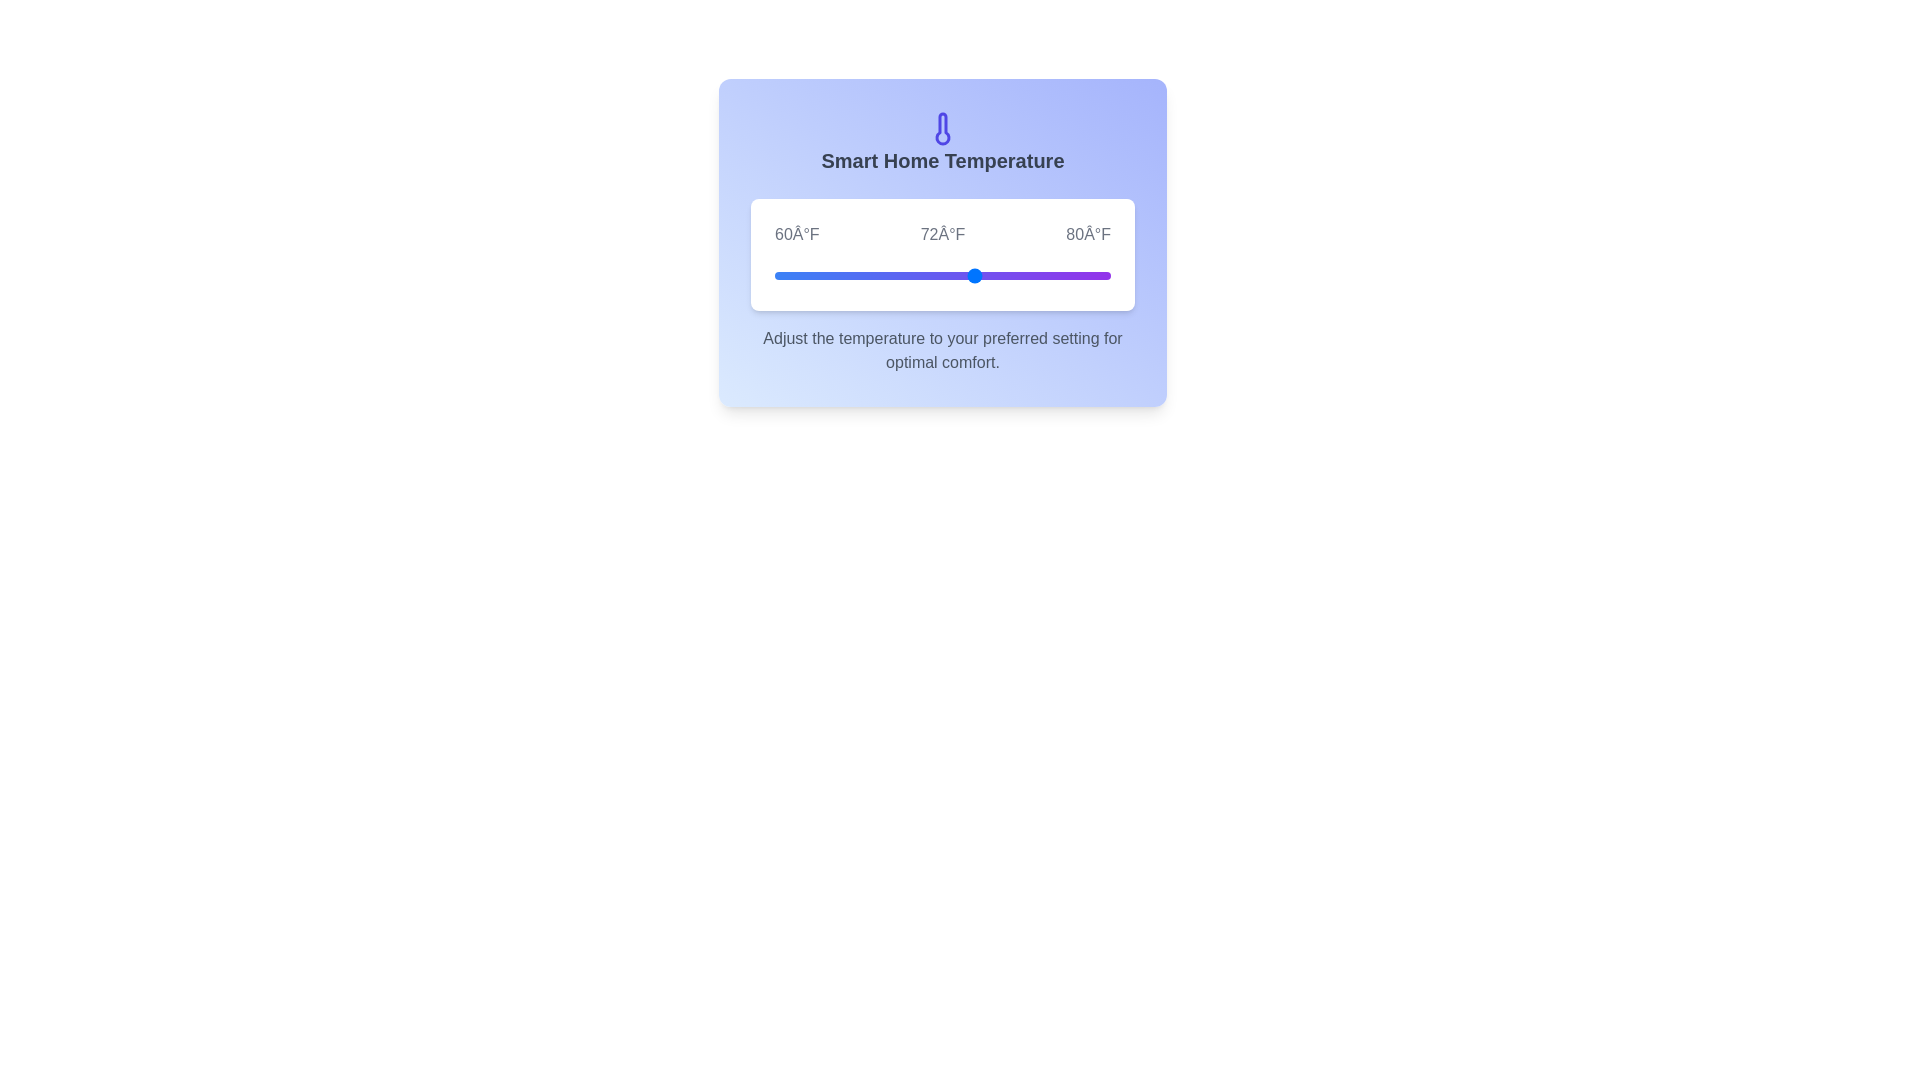 The width and height of the screenshot is (1920, 1080). I want to click on the temperature slider to 76°F, so click(1042, 276).